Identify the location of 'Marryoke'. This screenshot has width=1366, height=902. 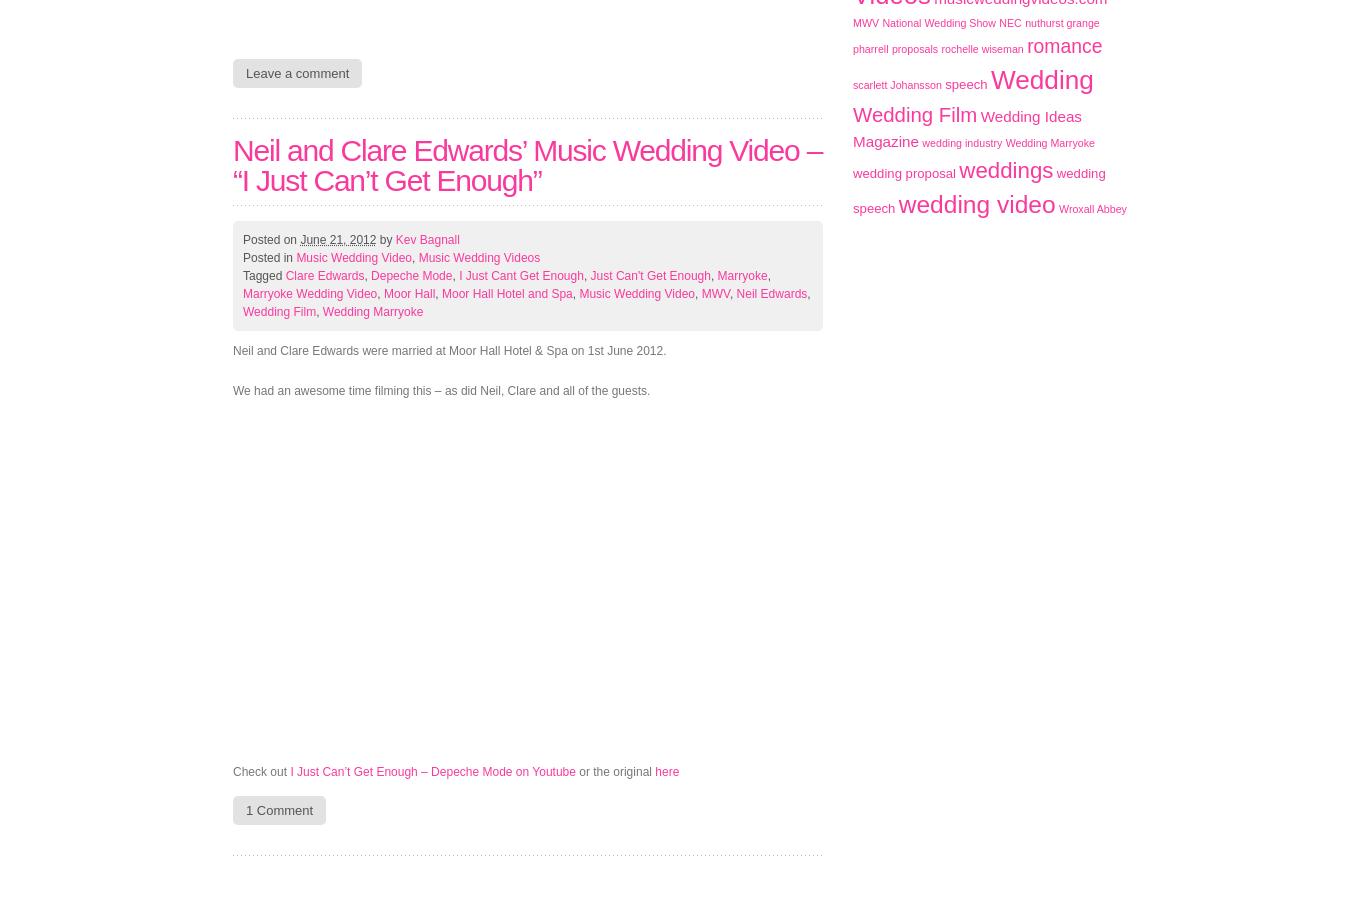
(742, 276).